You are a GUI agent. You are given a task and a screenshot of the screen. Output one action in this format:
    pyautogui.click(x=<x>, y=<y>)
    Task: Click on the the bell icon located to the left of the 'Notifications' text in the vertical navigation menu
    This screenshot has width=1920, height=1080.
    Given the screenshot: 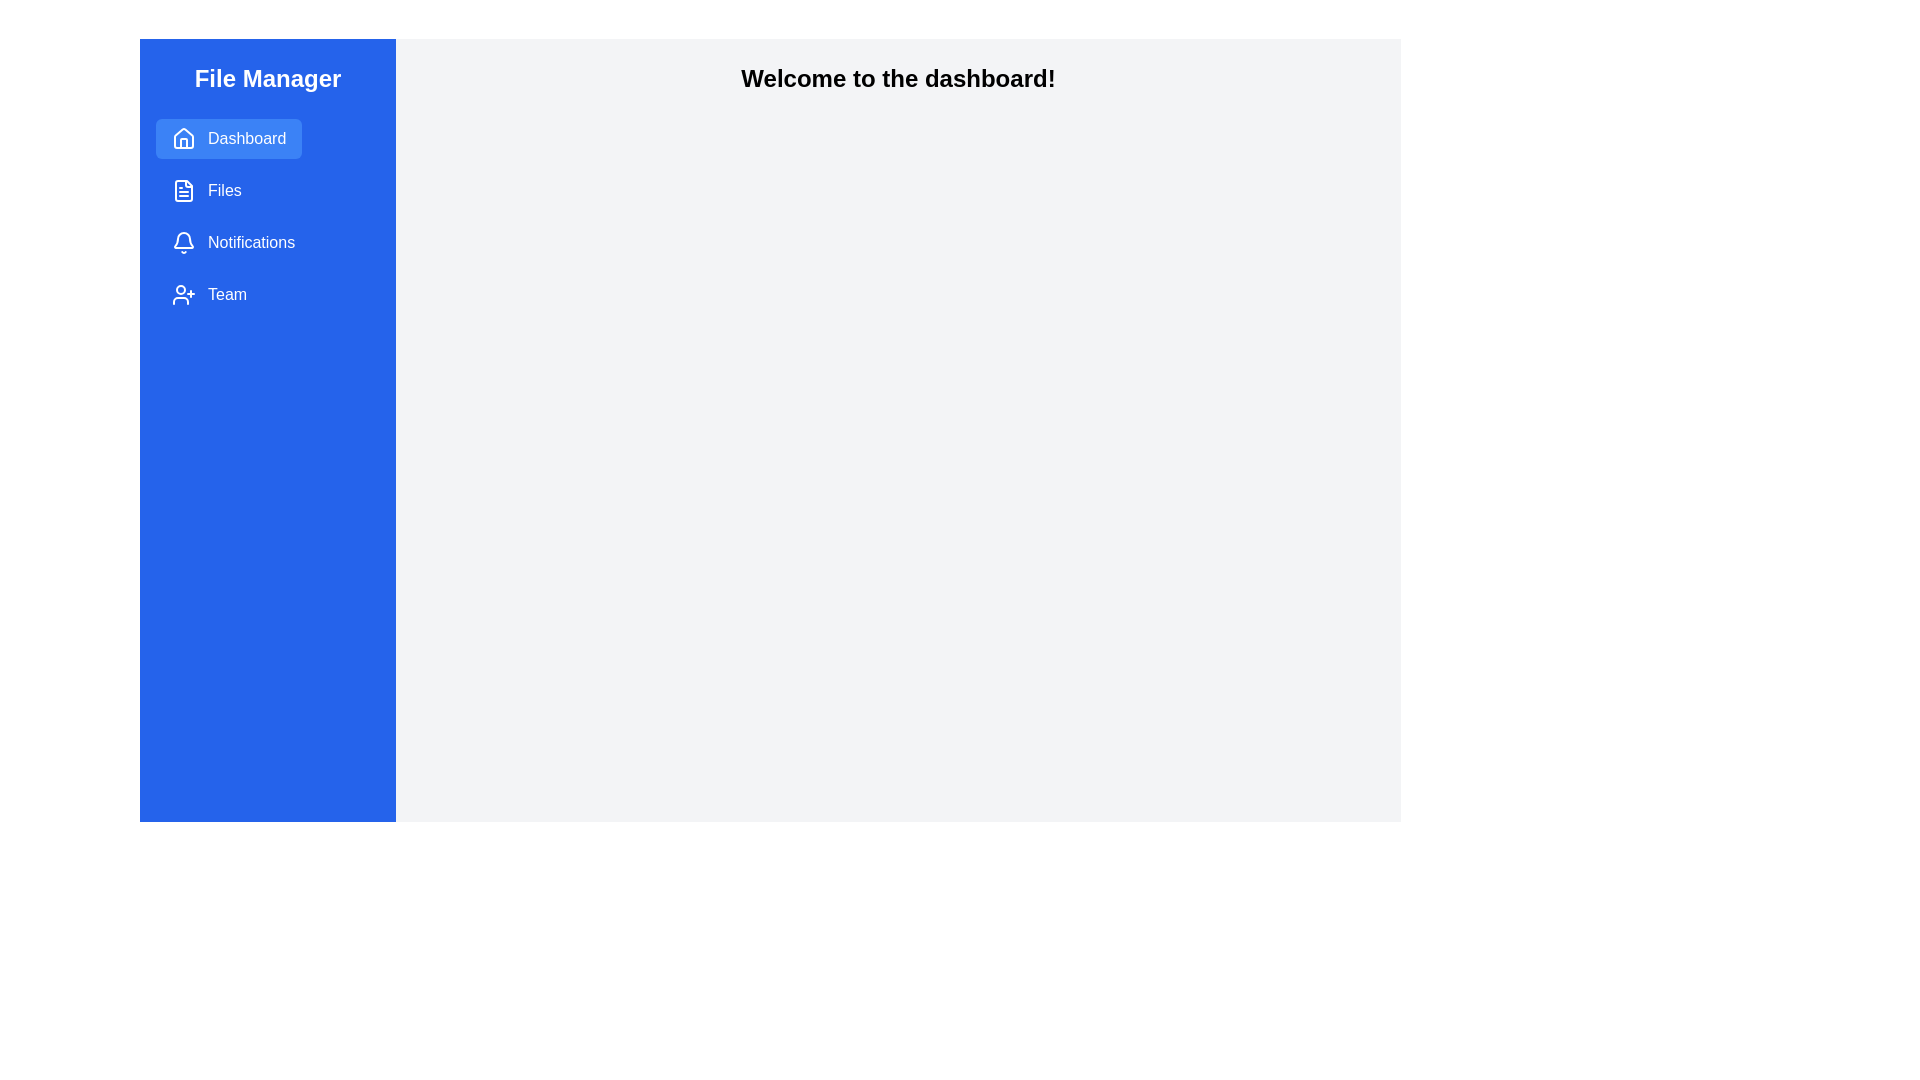 What is the action you would take?
    pyautogui.click(x=183, y=242)
    